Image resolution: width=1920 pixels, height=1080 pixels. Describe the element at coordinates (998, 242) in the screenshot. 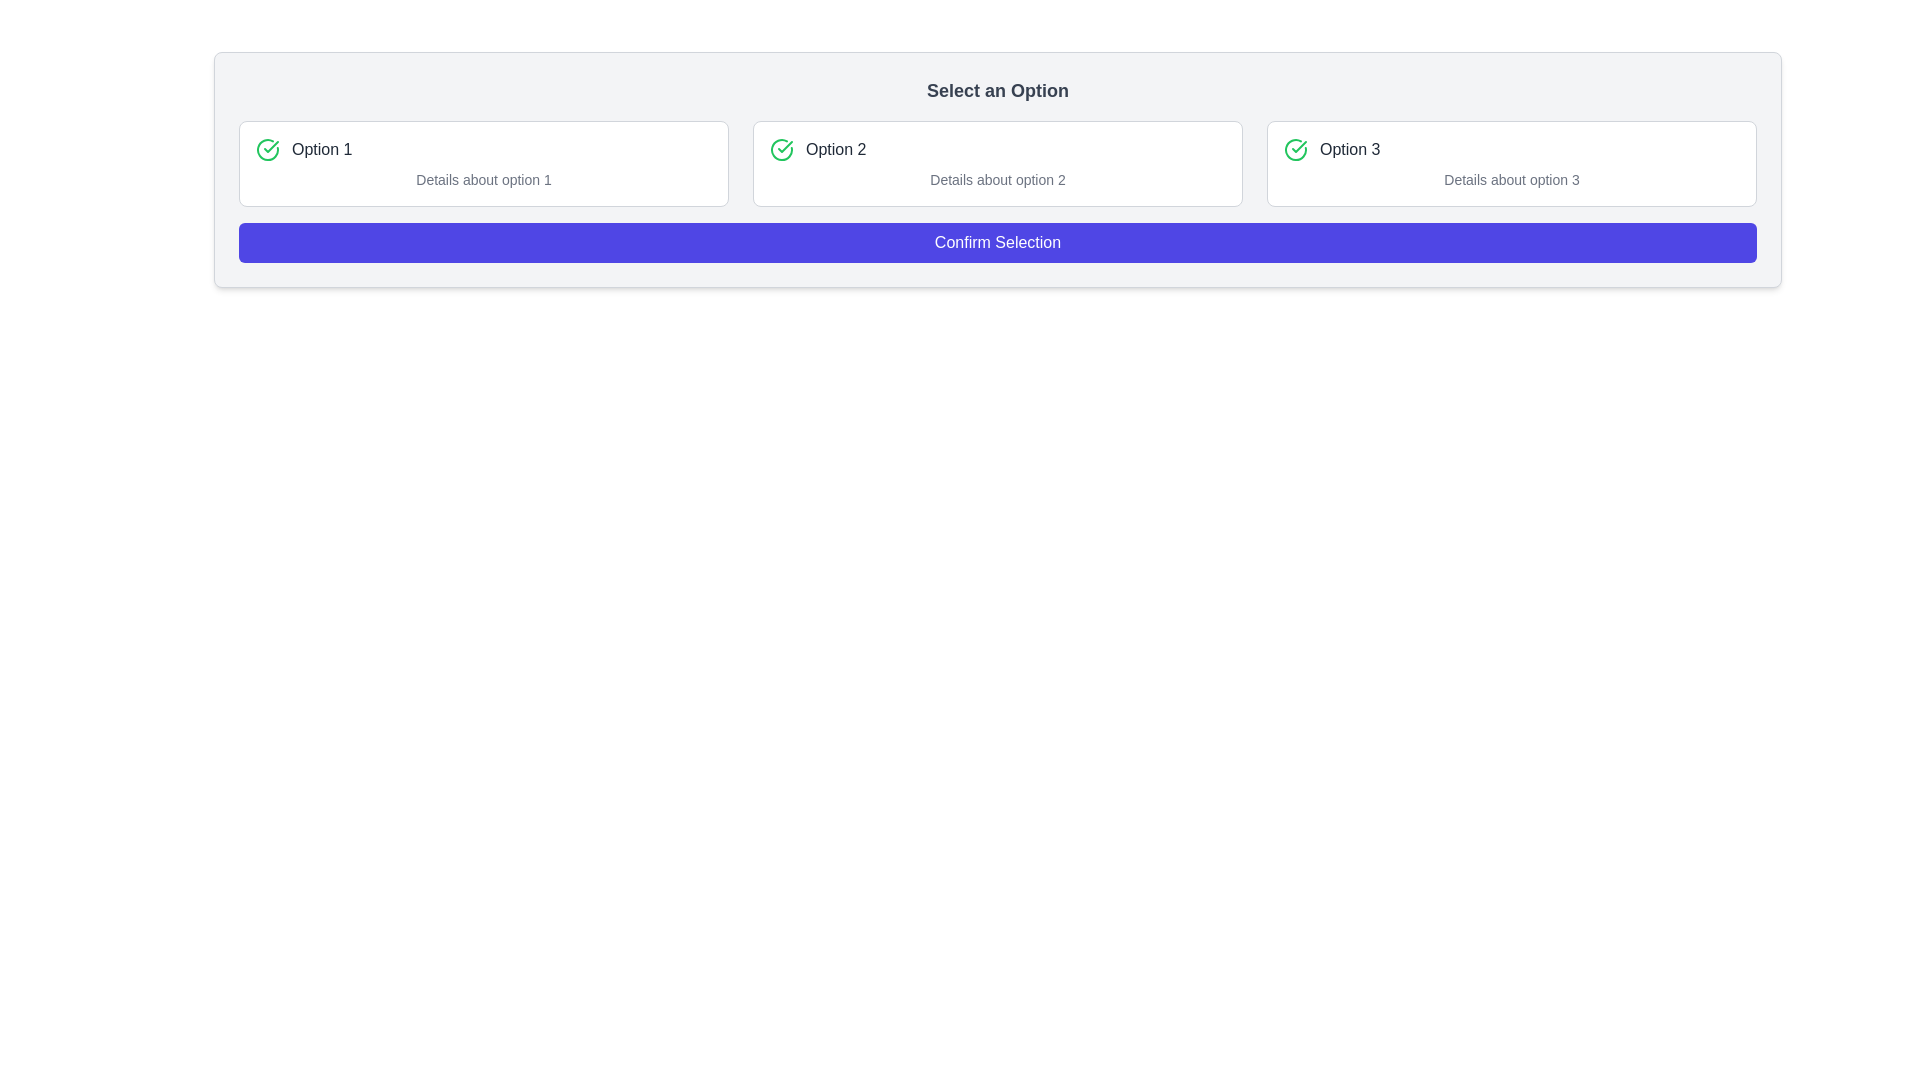

I see `the large 'Confirm Selection' button with a dark blue background` at that location.